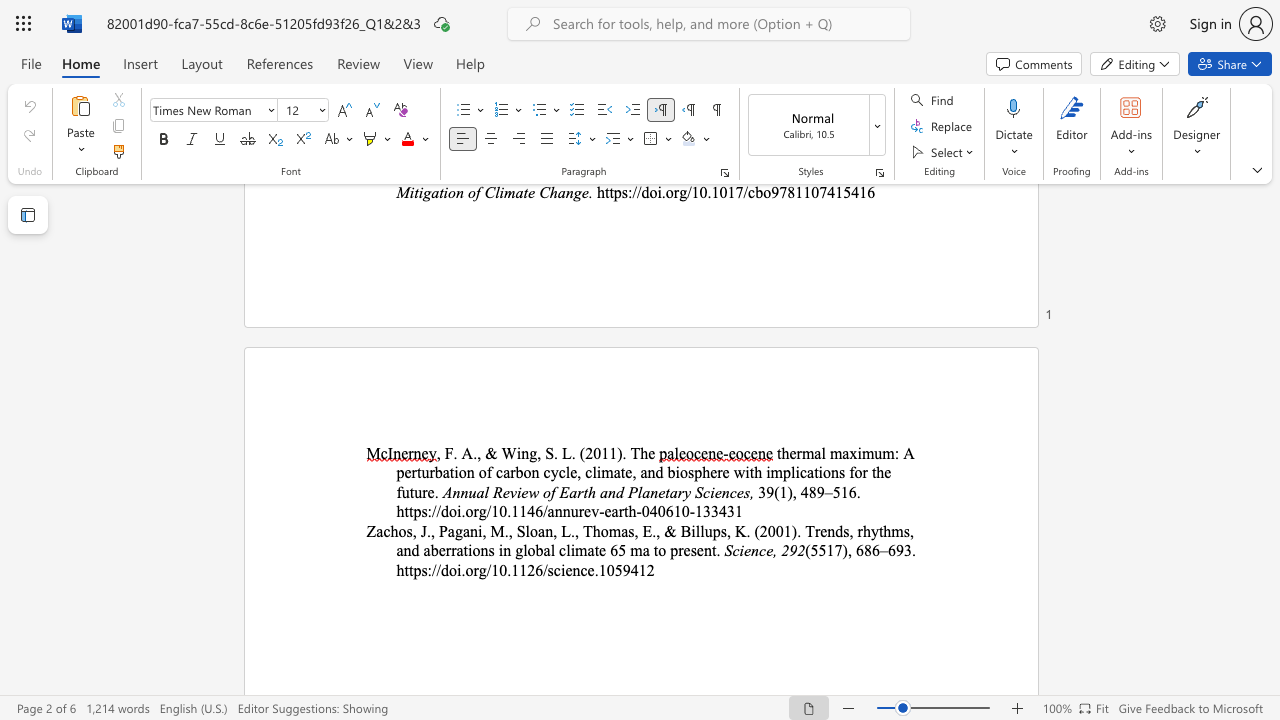 The image size is (1280, 720). What do you see at coordinates (645, 192) in the screenshot?
I see `the 1th character "d" in the text` at bounding box center [645, 192].